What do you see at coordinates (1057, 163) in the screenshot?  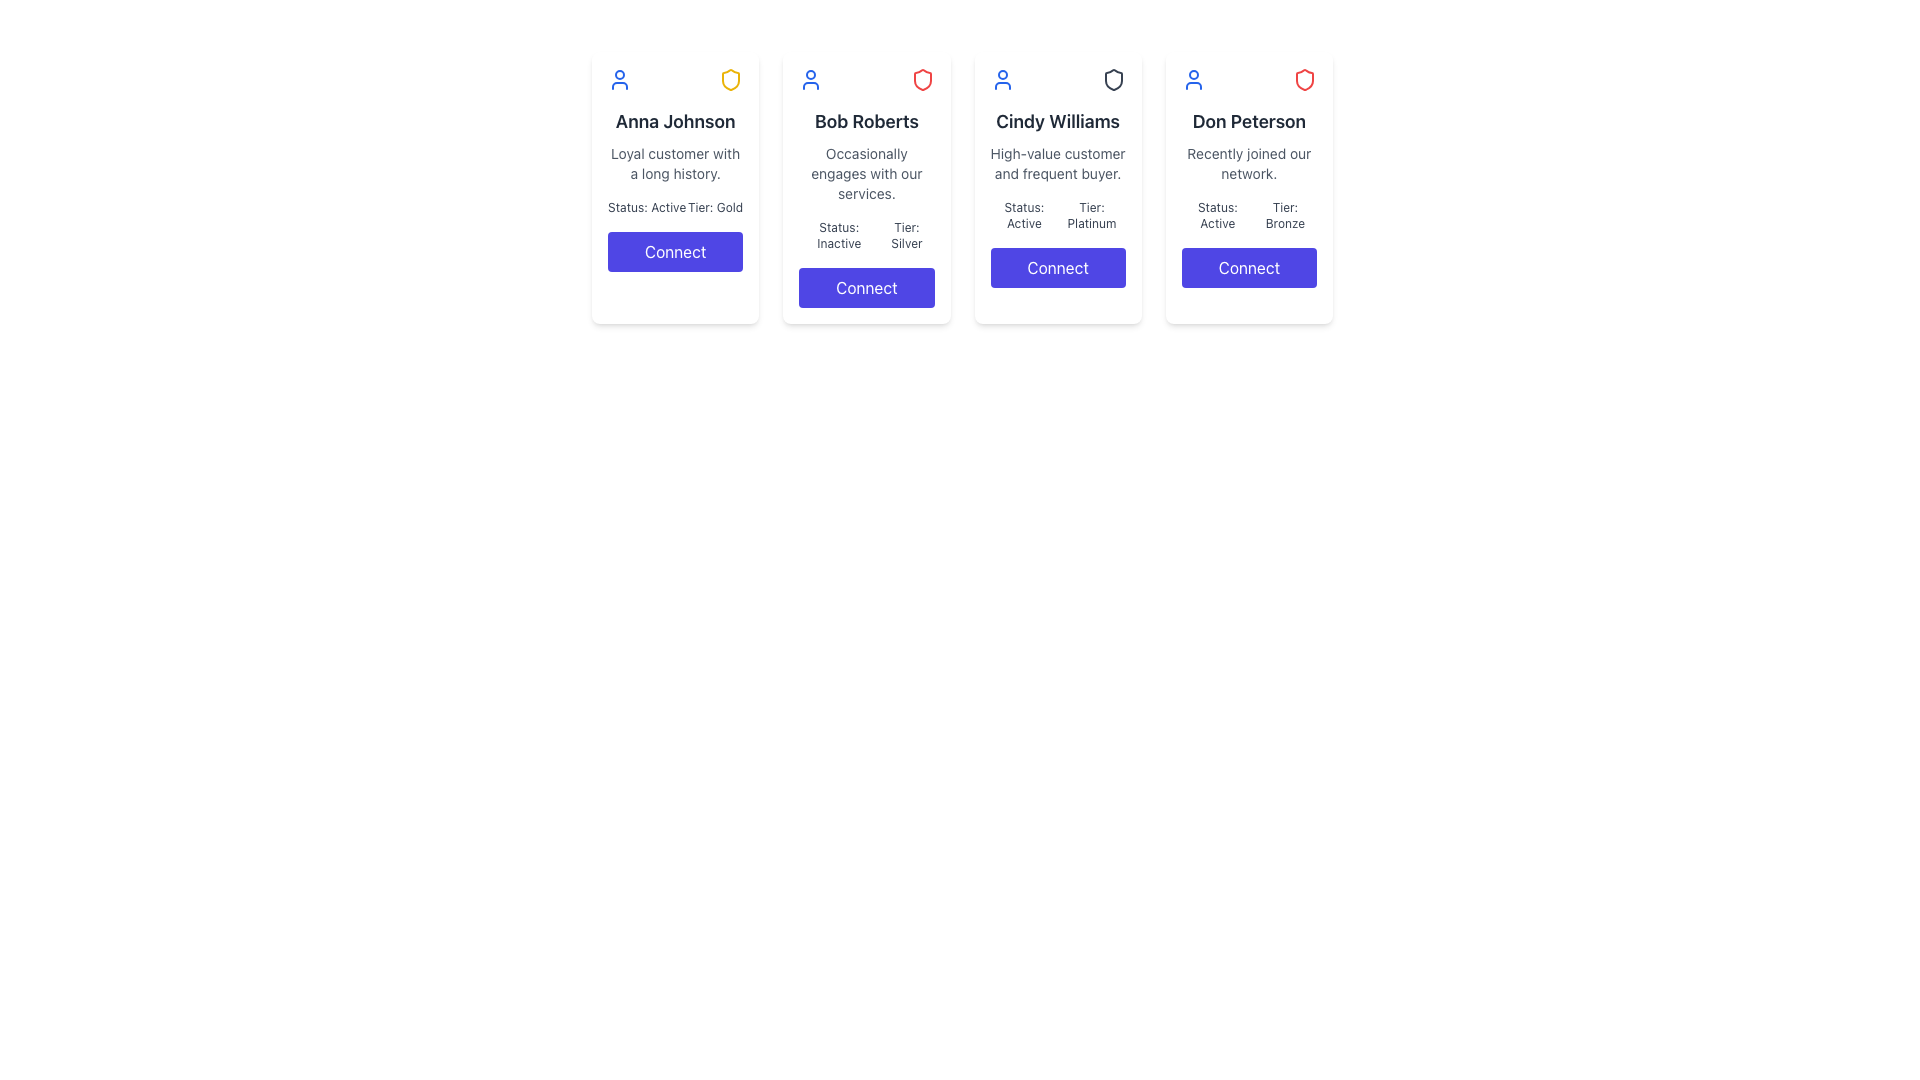 I see `the text block containing 'High-value customer and frequent buyer.' which is styled in gray font and located under the heading 'Cindy Williams' in the card interface` at bounding box center [1057, 163].